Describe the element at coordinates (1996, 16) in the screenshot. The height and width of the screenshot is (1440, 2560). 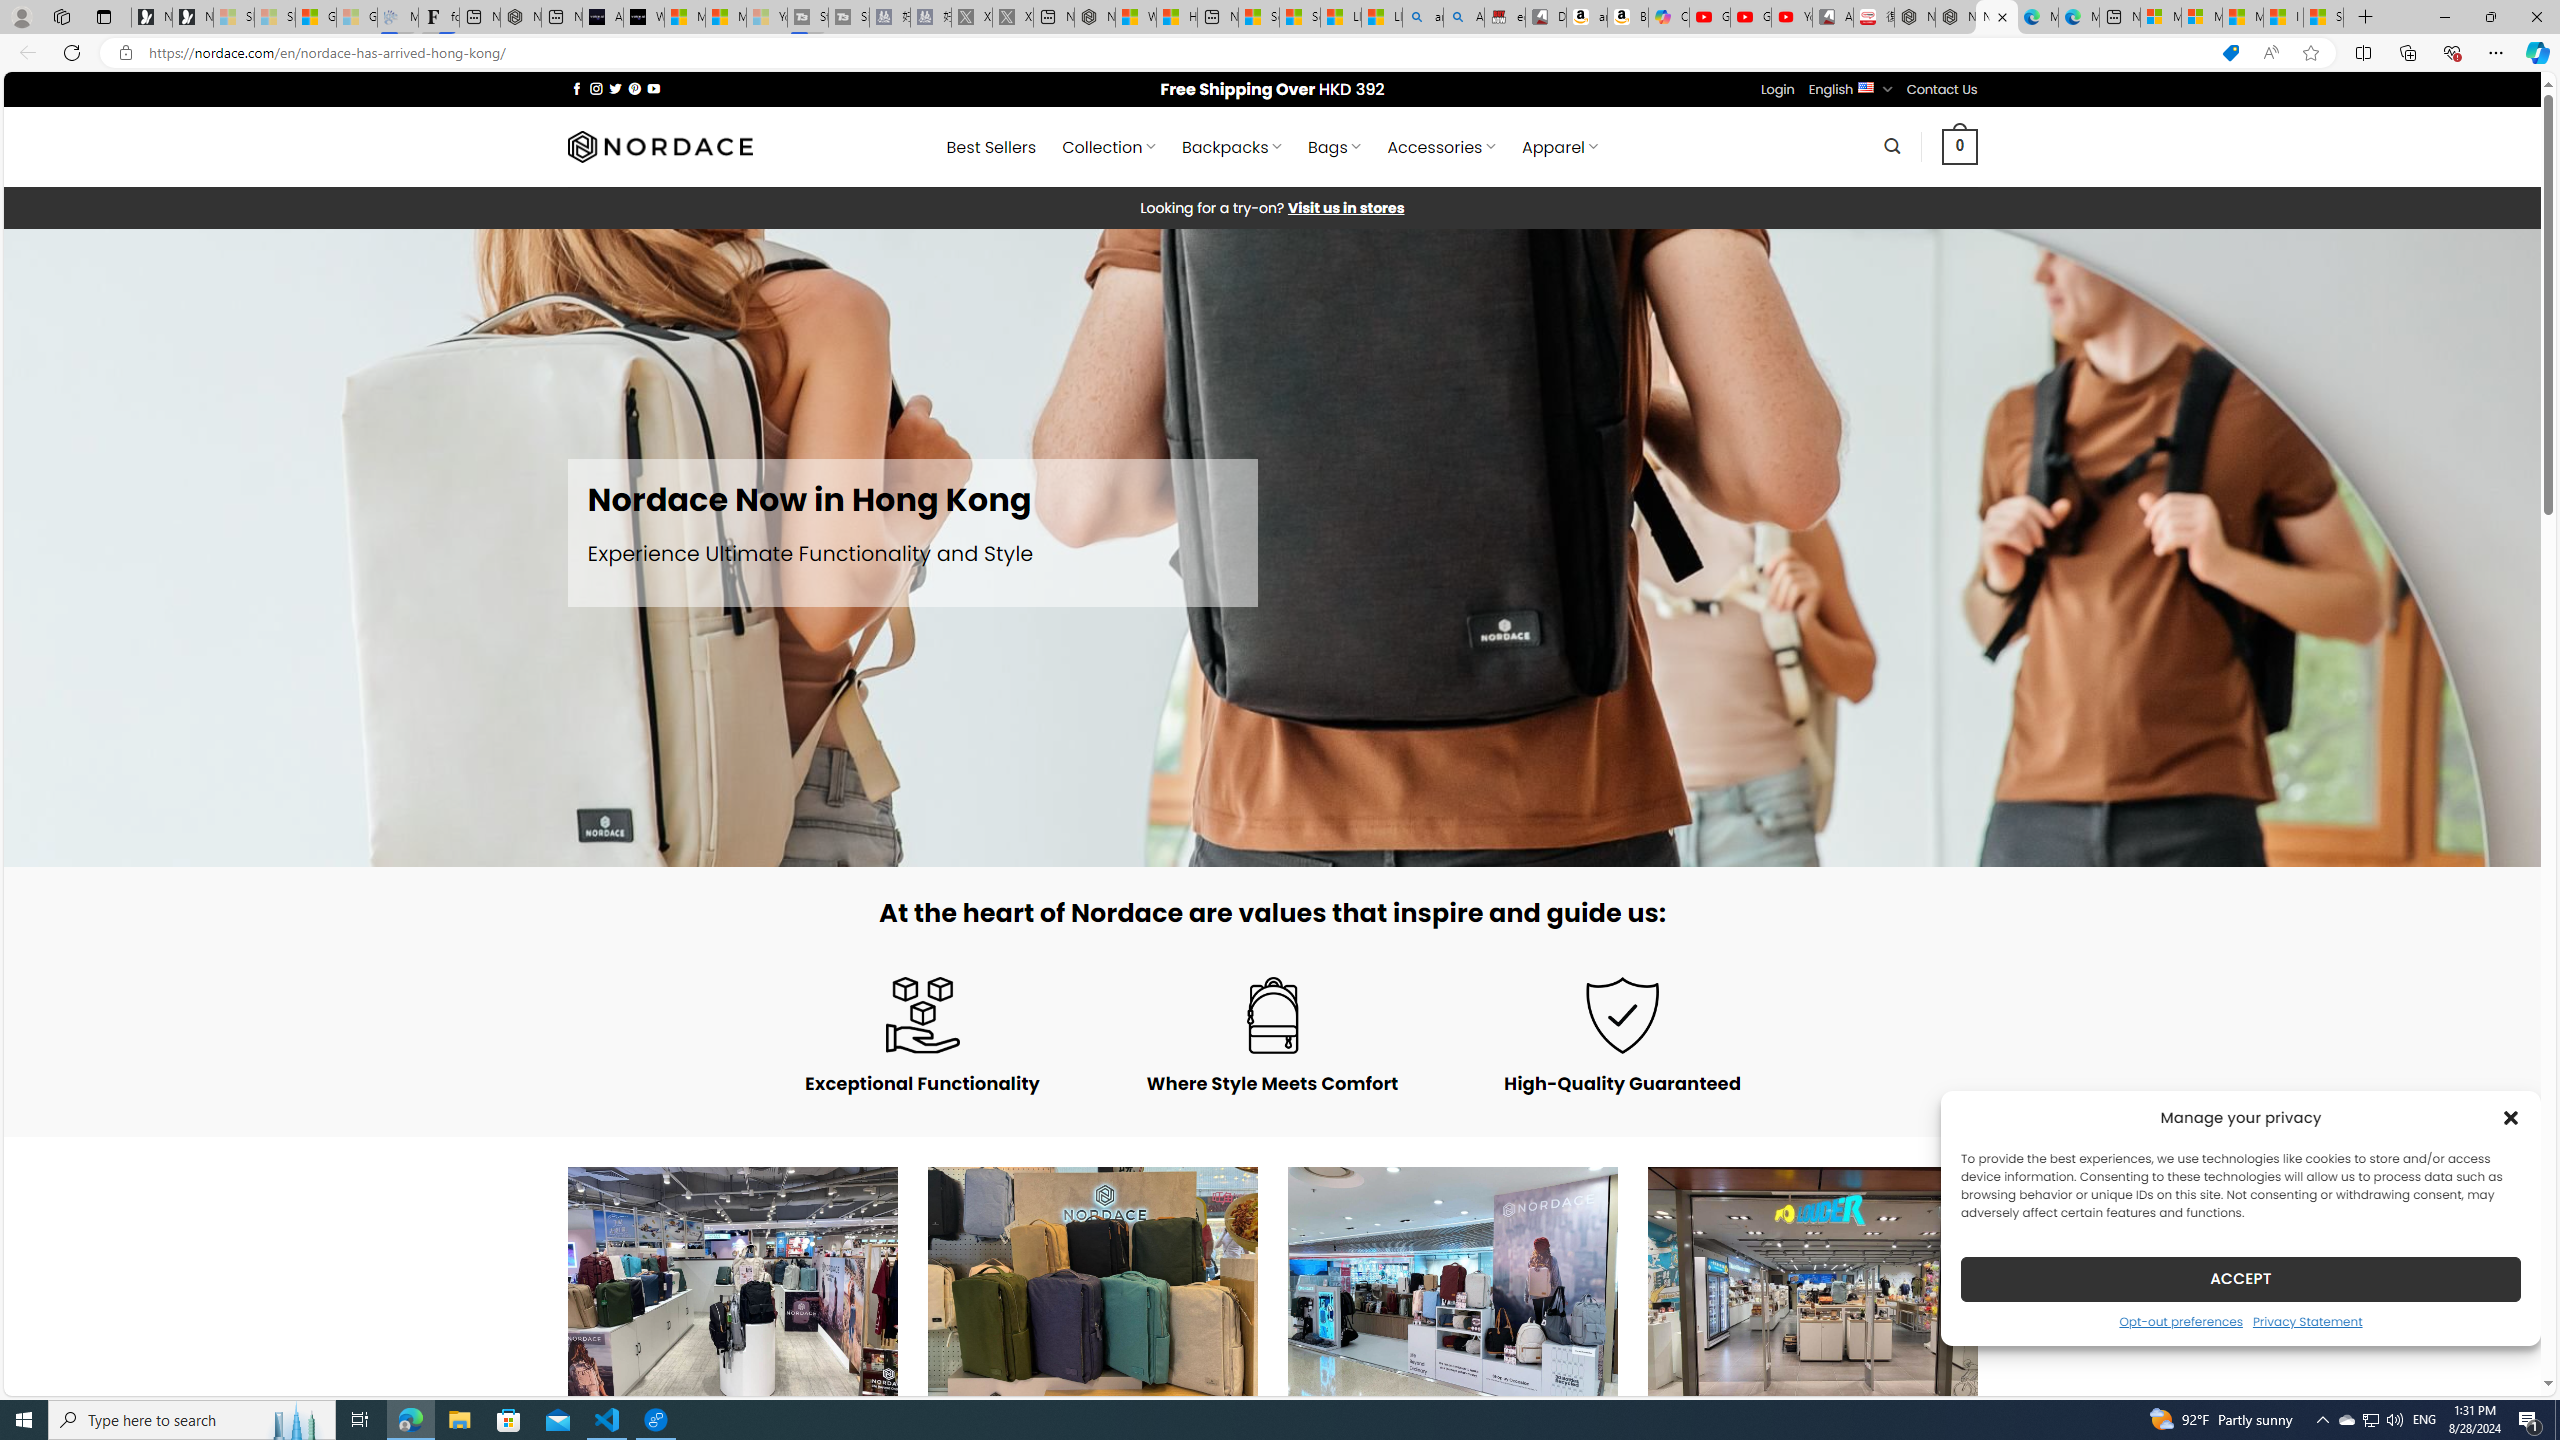
I see `'Nordace - Nordace has arrived Hong Kong'` at that location.